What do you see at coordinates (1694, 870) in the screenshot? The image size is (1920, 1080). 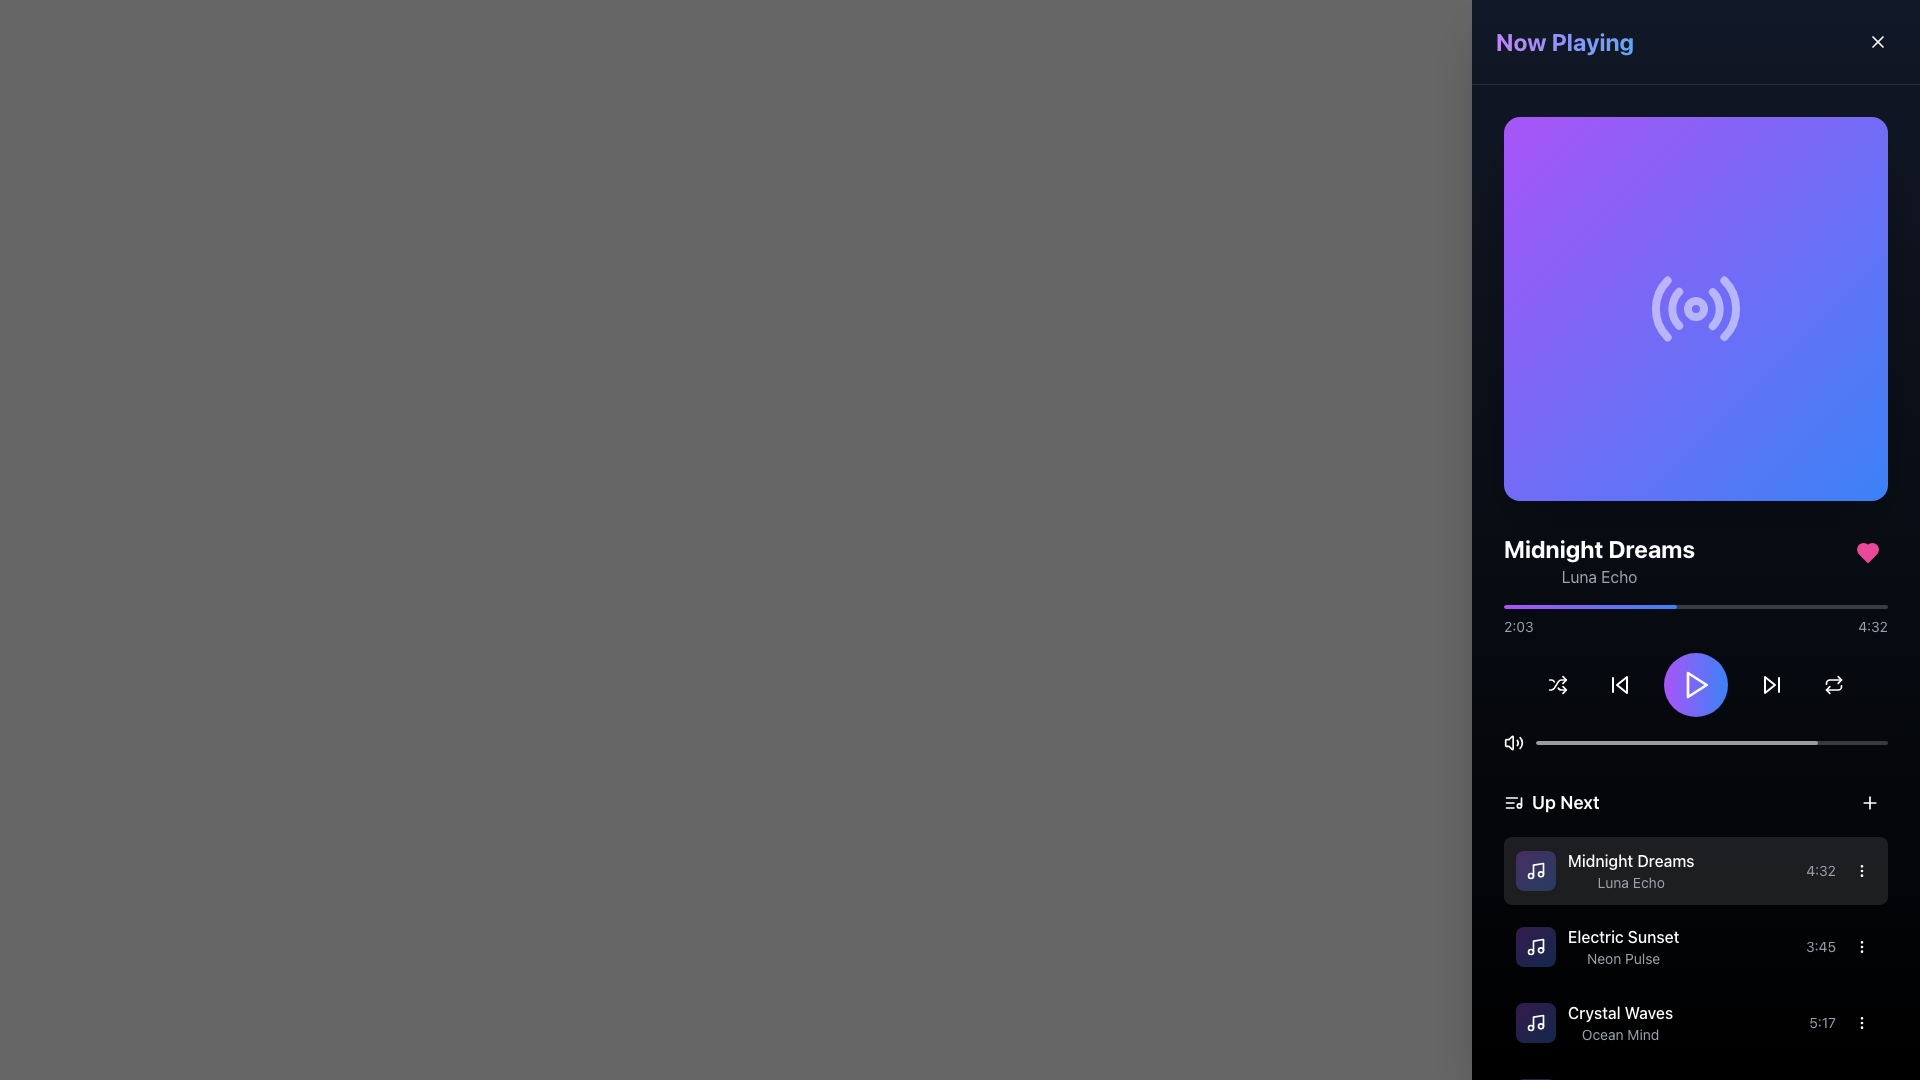 I see `the first song entry` at bounding box center [1694, 870].